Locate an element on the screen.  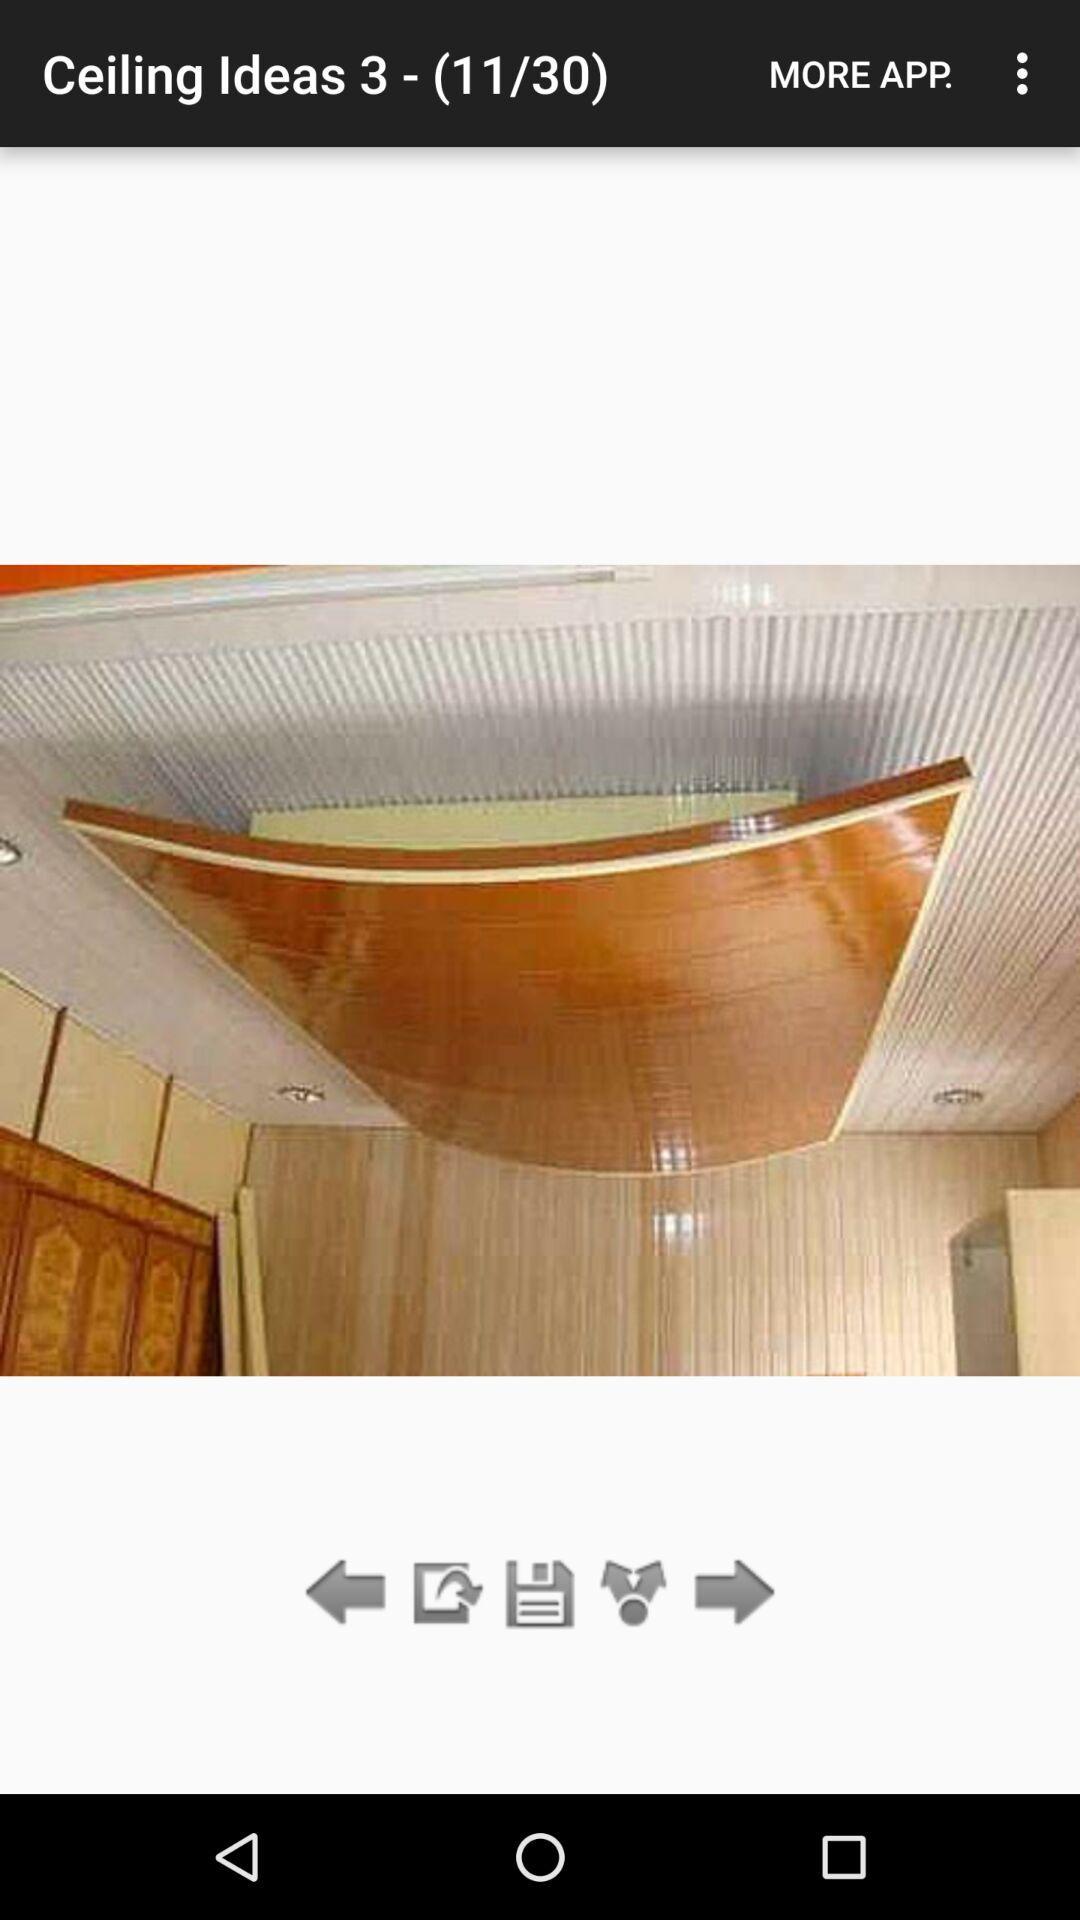
previous is located at coordinates (350, 1593).